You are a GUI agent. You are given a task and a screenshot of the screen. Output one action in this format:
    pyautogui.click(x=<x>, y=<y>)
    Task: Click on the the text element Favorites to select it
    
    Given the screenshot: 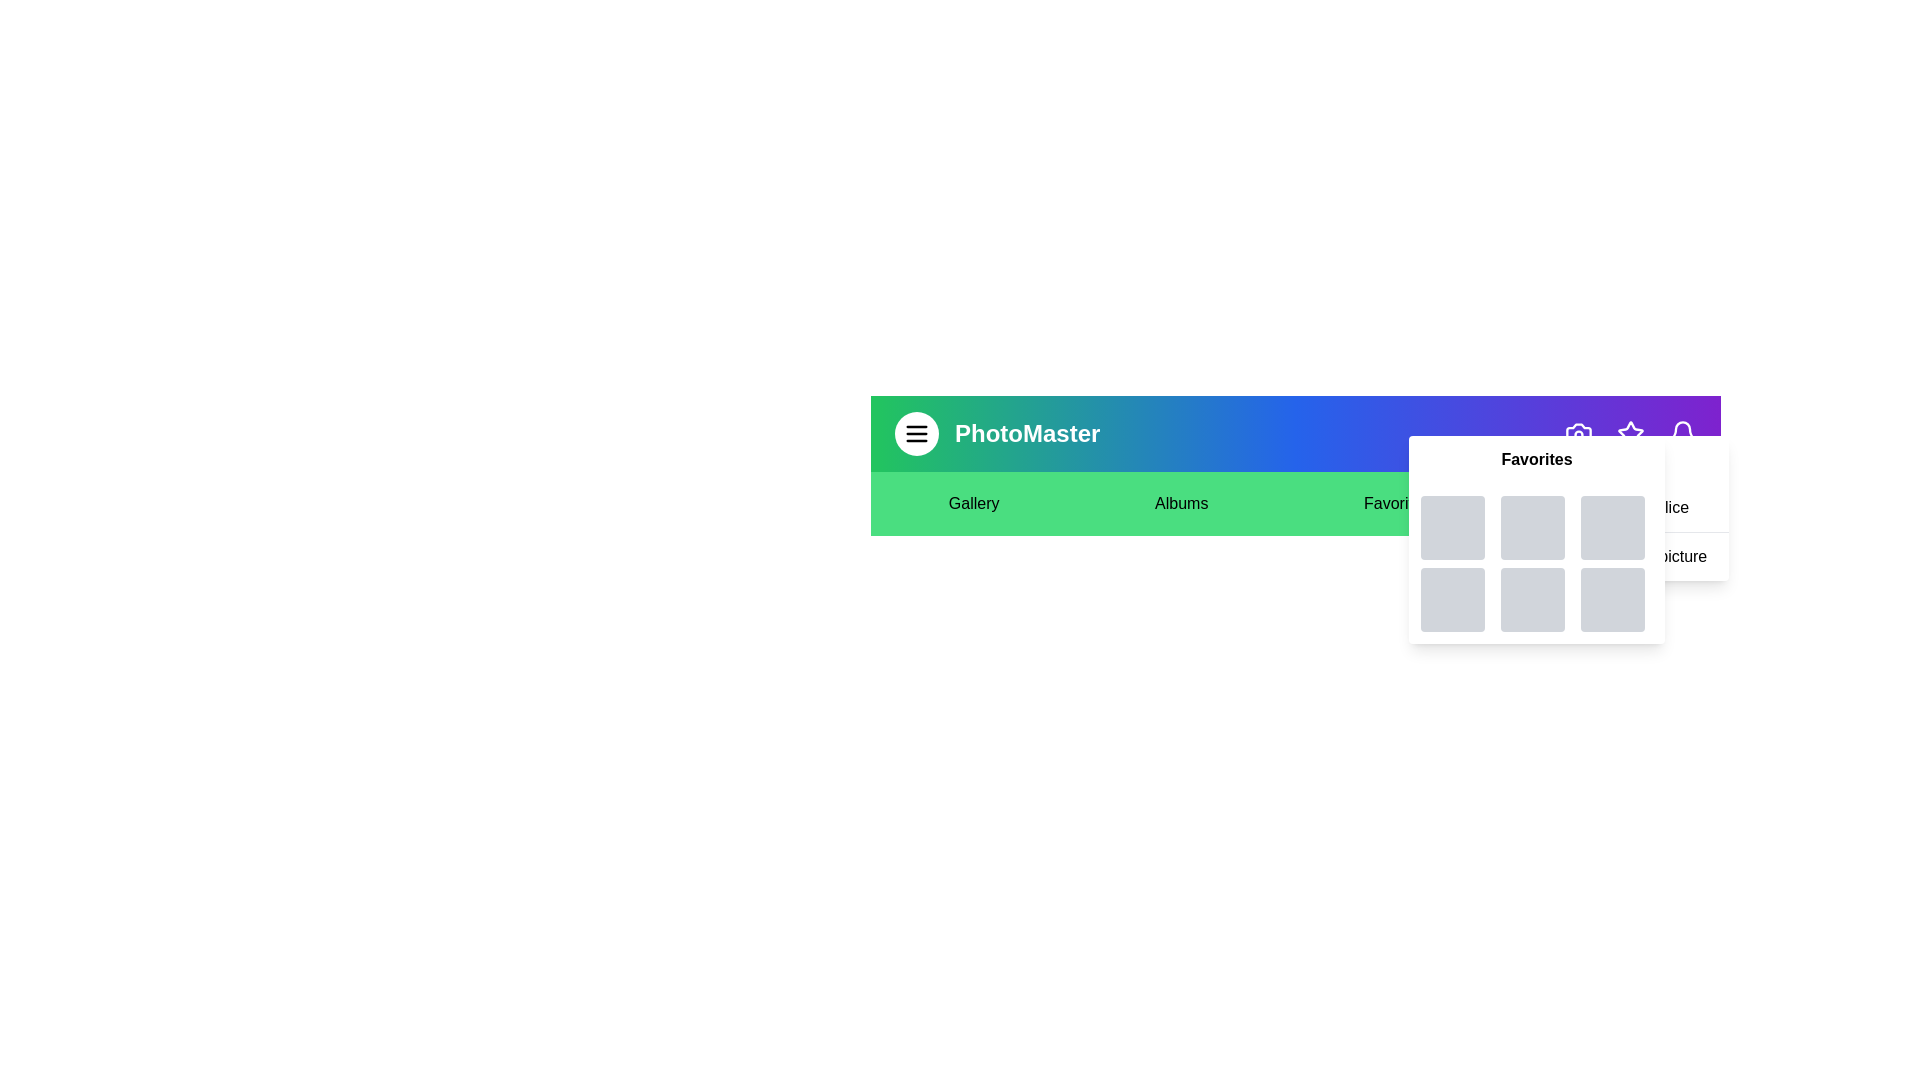 What is the action you would take?
    pyautogui.click(x=1395, y=503)
    